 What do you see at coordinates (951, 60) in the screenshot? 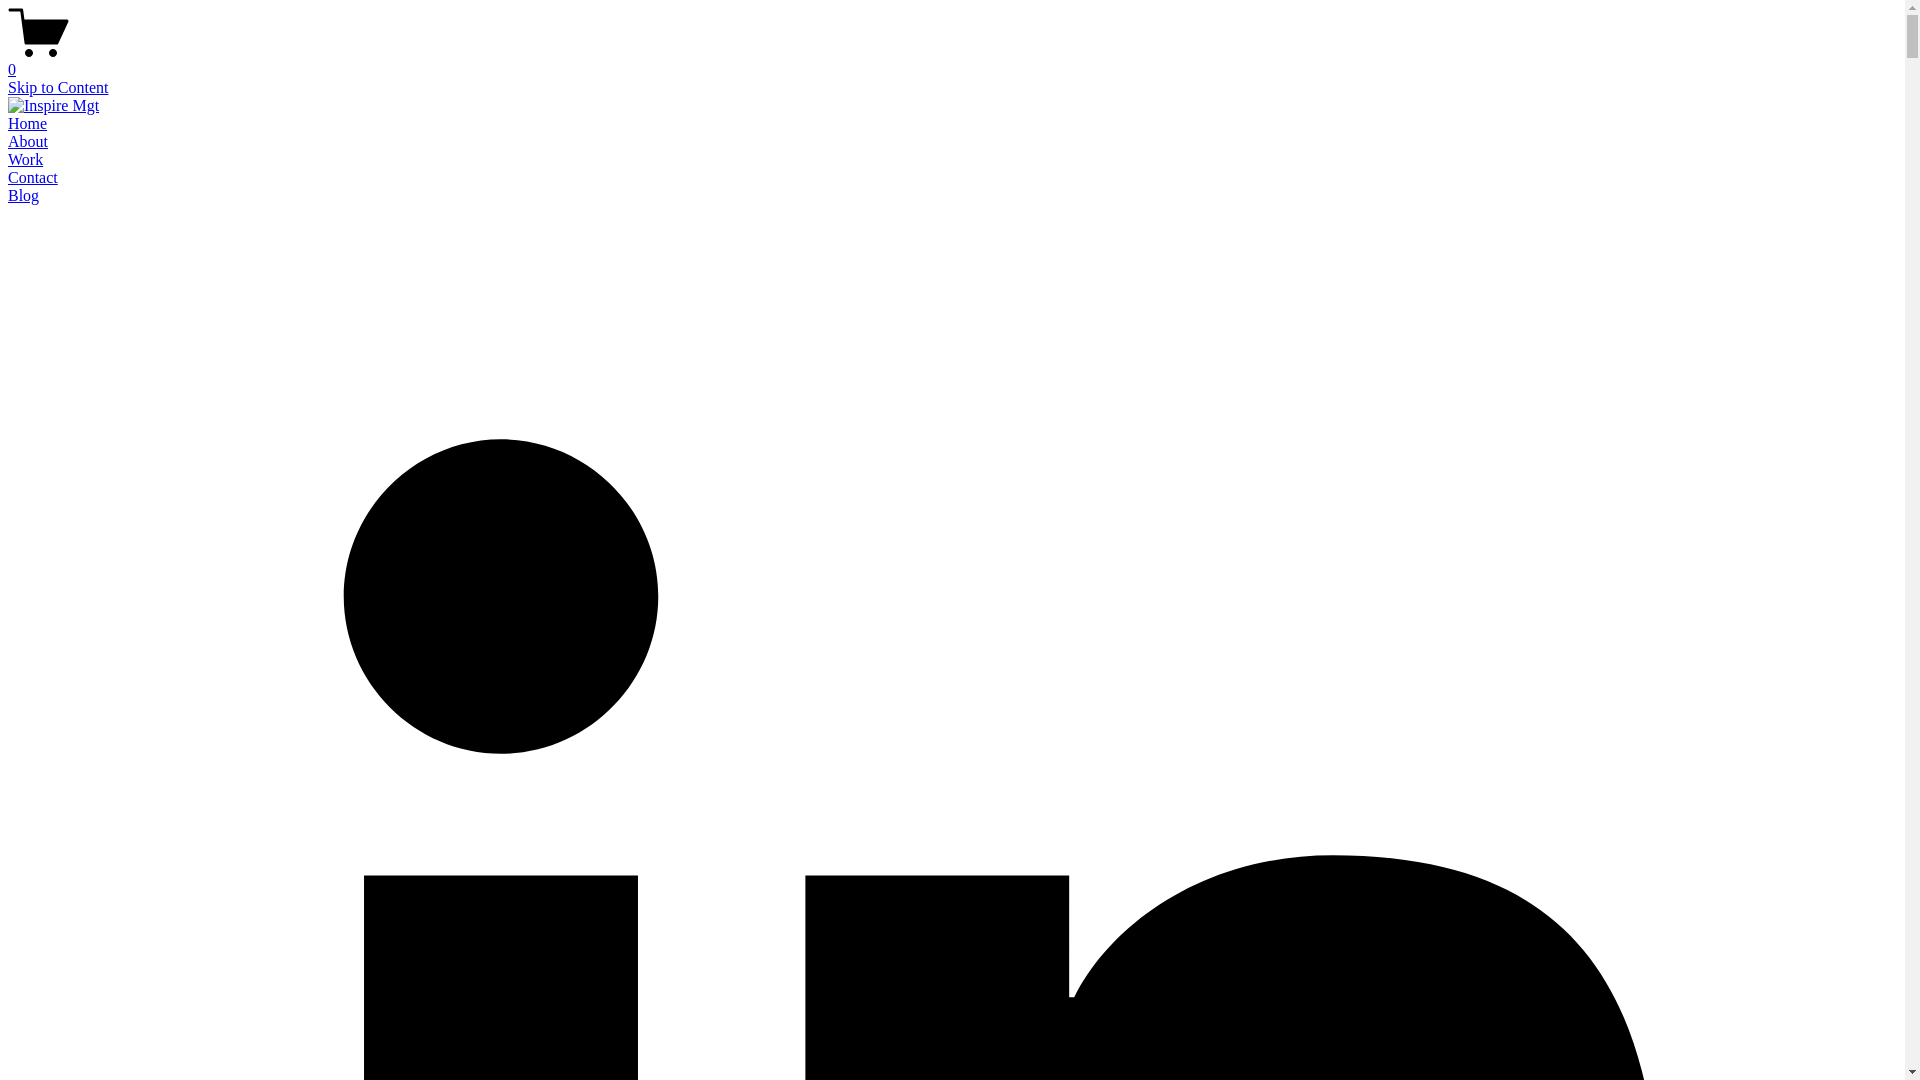
I see `'0'` at bounding box center [951, 60].